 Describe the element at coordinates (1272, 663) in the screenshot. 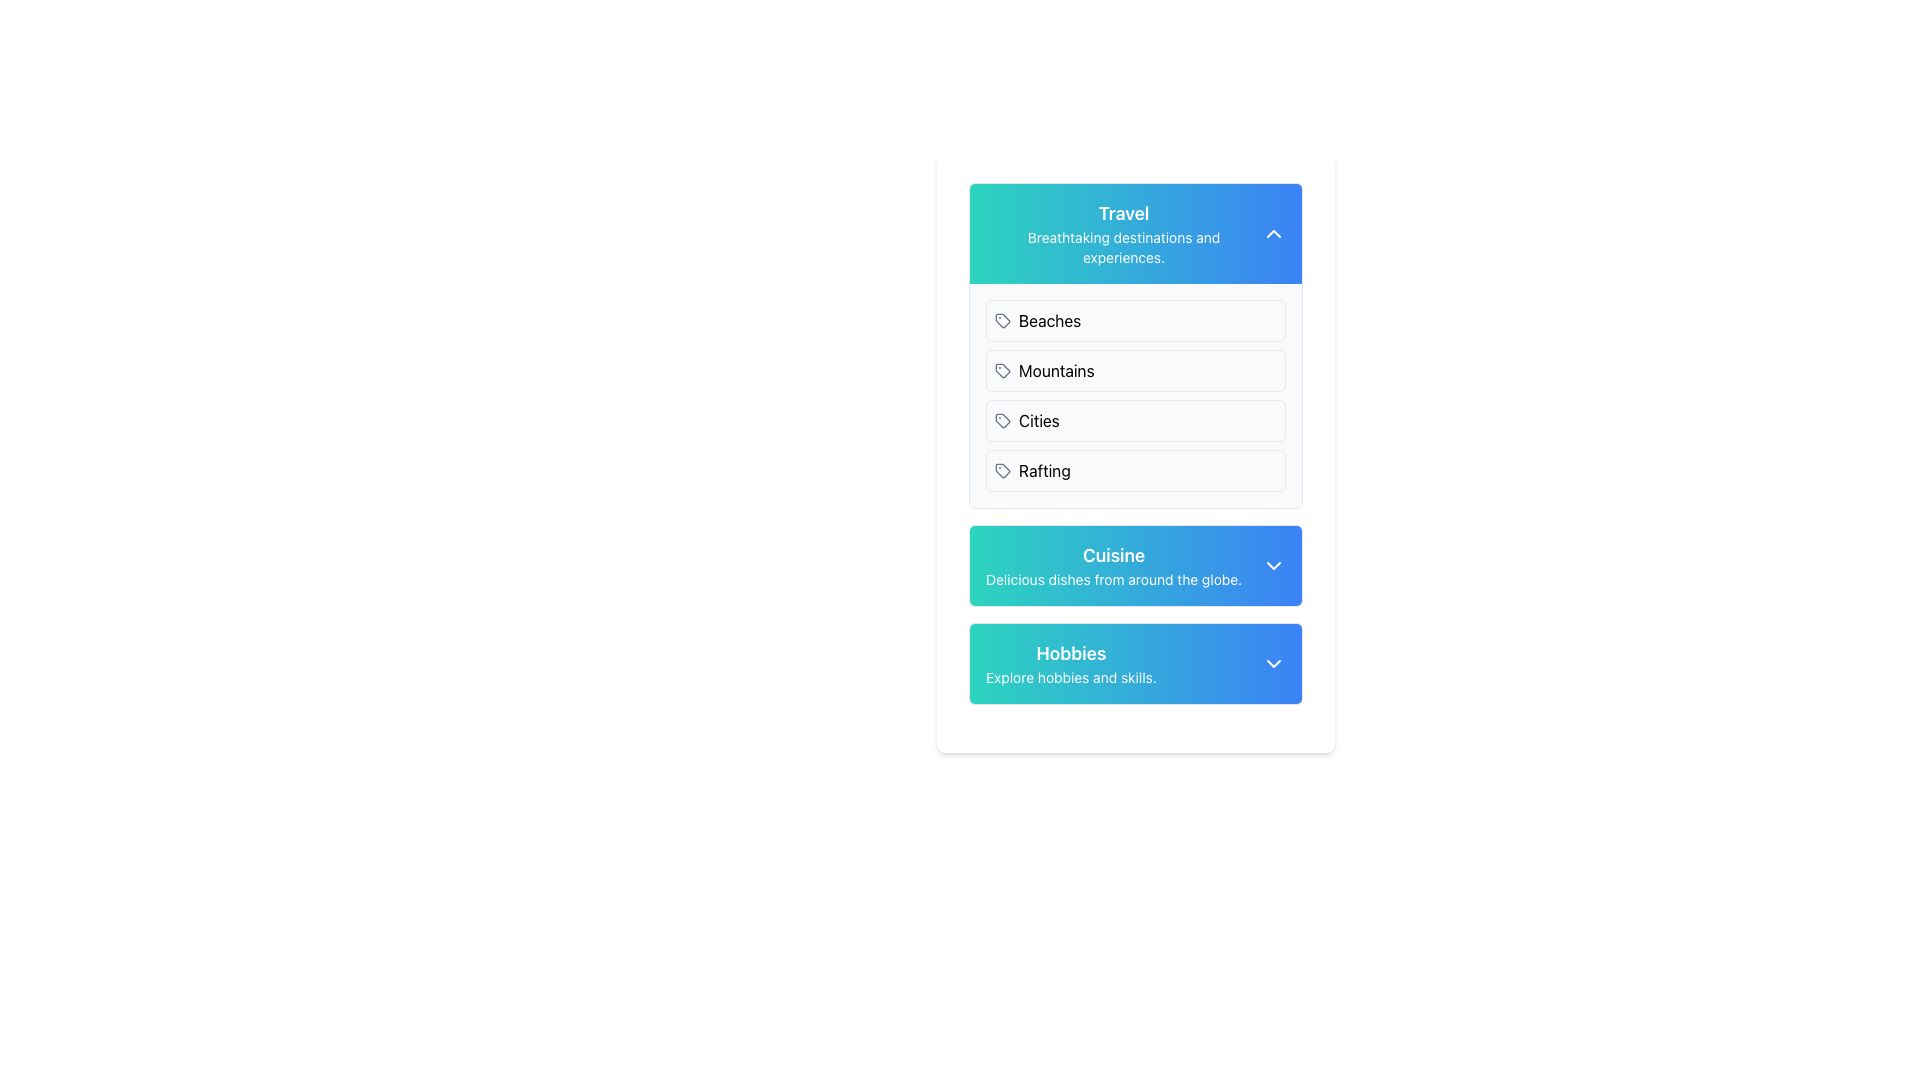

I see `the chevron icon in the 'Hobbies' section card` at that location.